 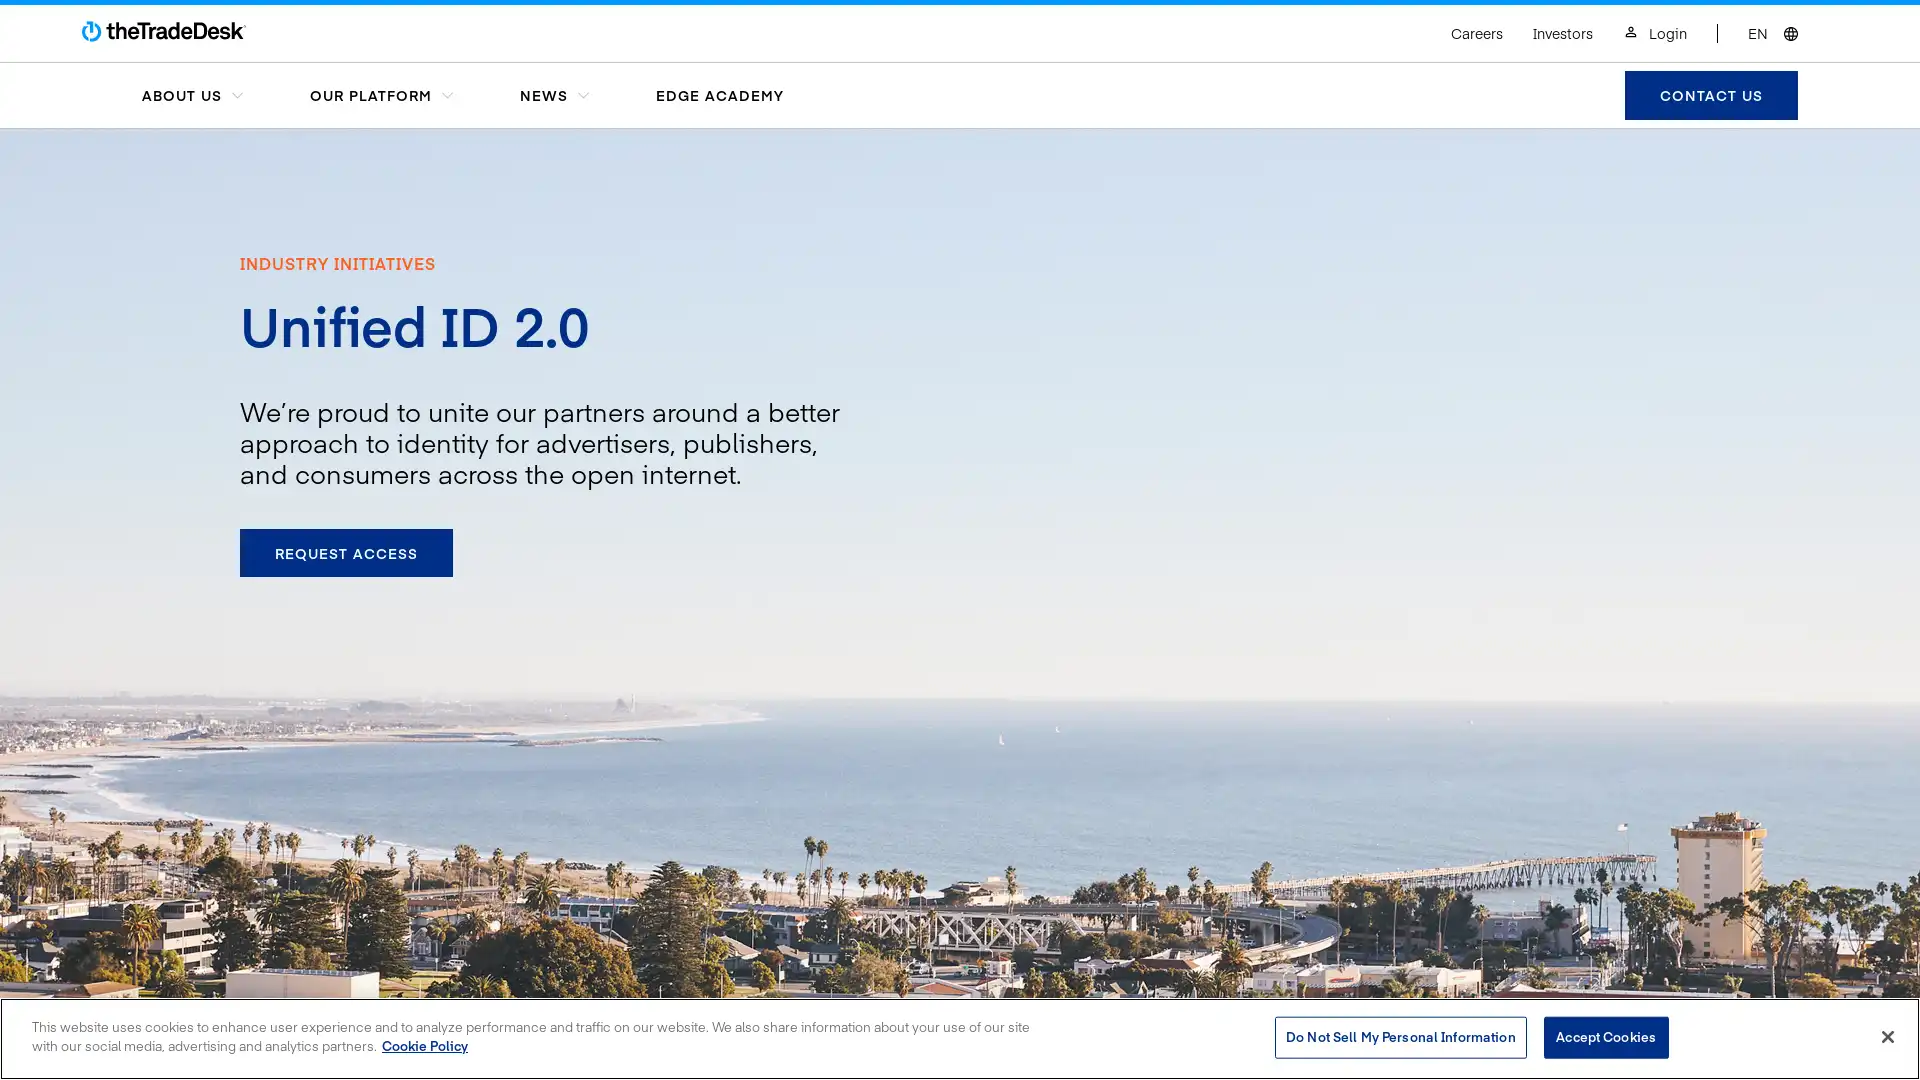 What do you see at coordinates (1605, 1036) in the screenshot?
I see `Accept Cookies` at bounding box center [1605, 1036].